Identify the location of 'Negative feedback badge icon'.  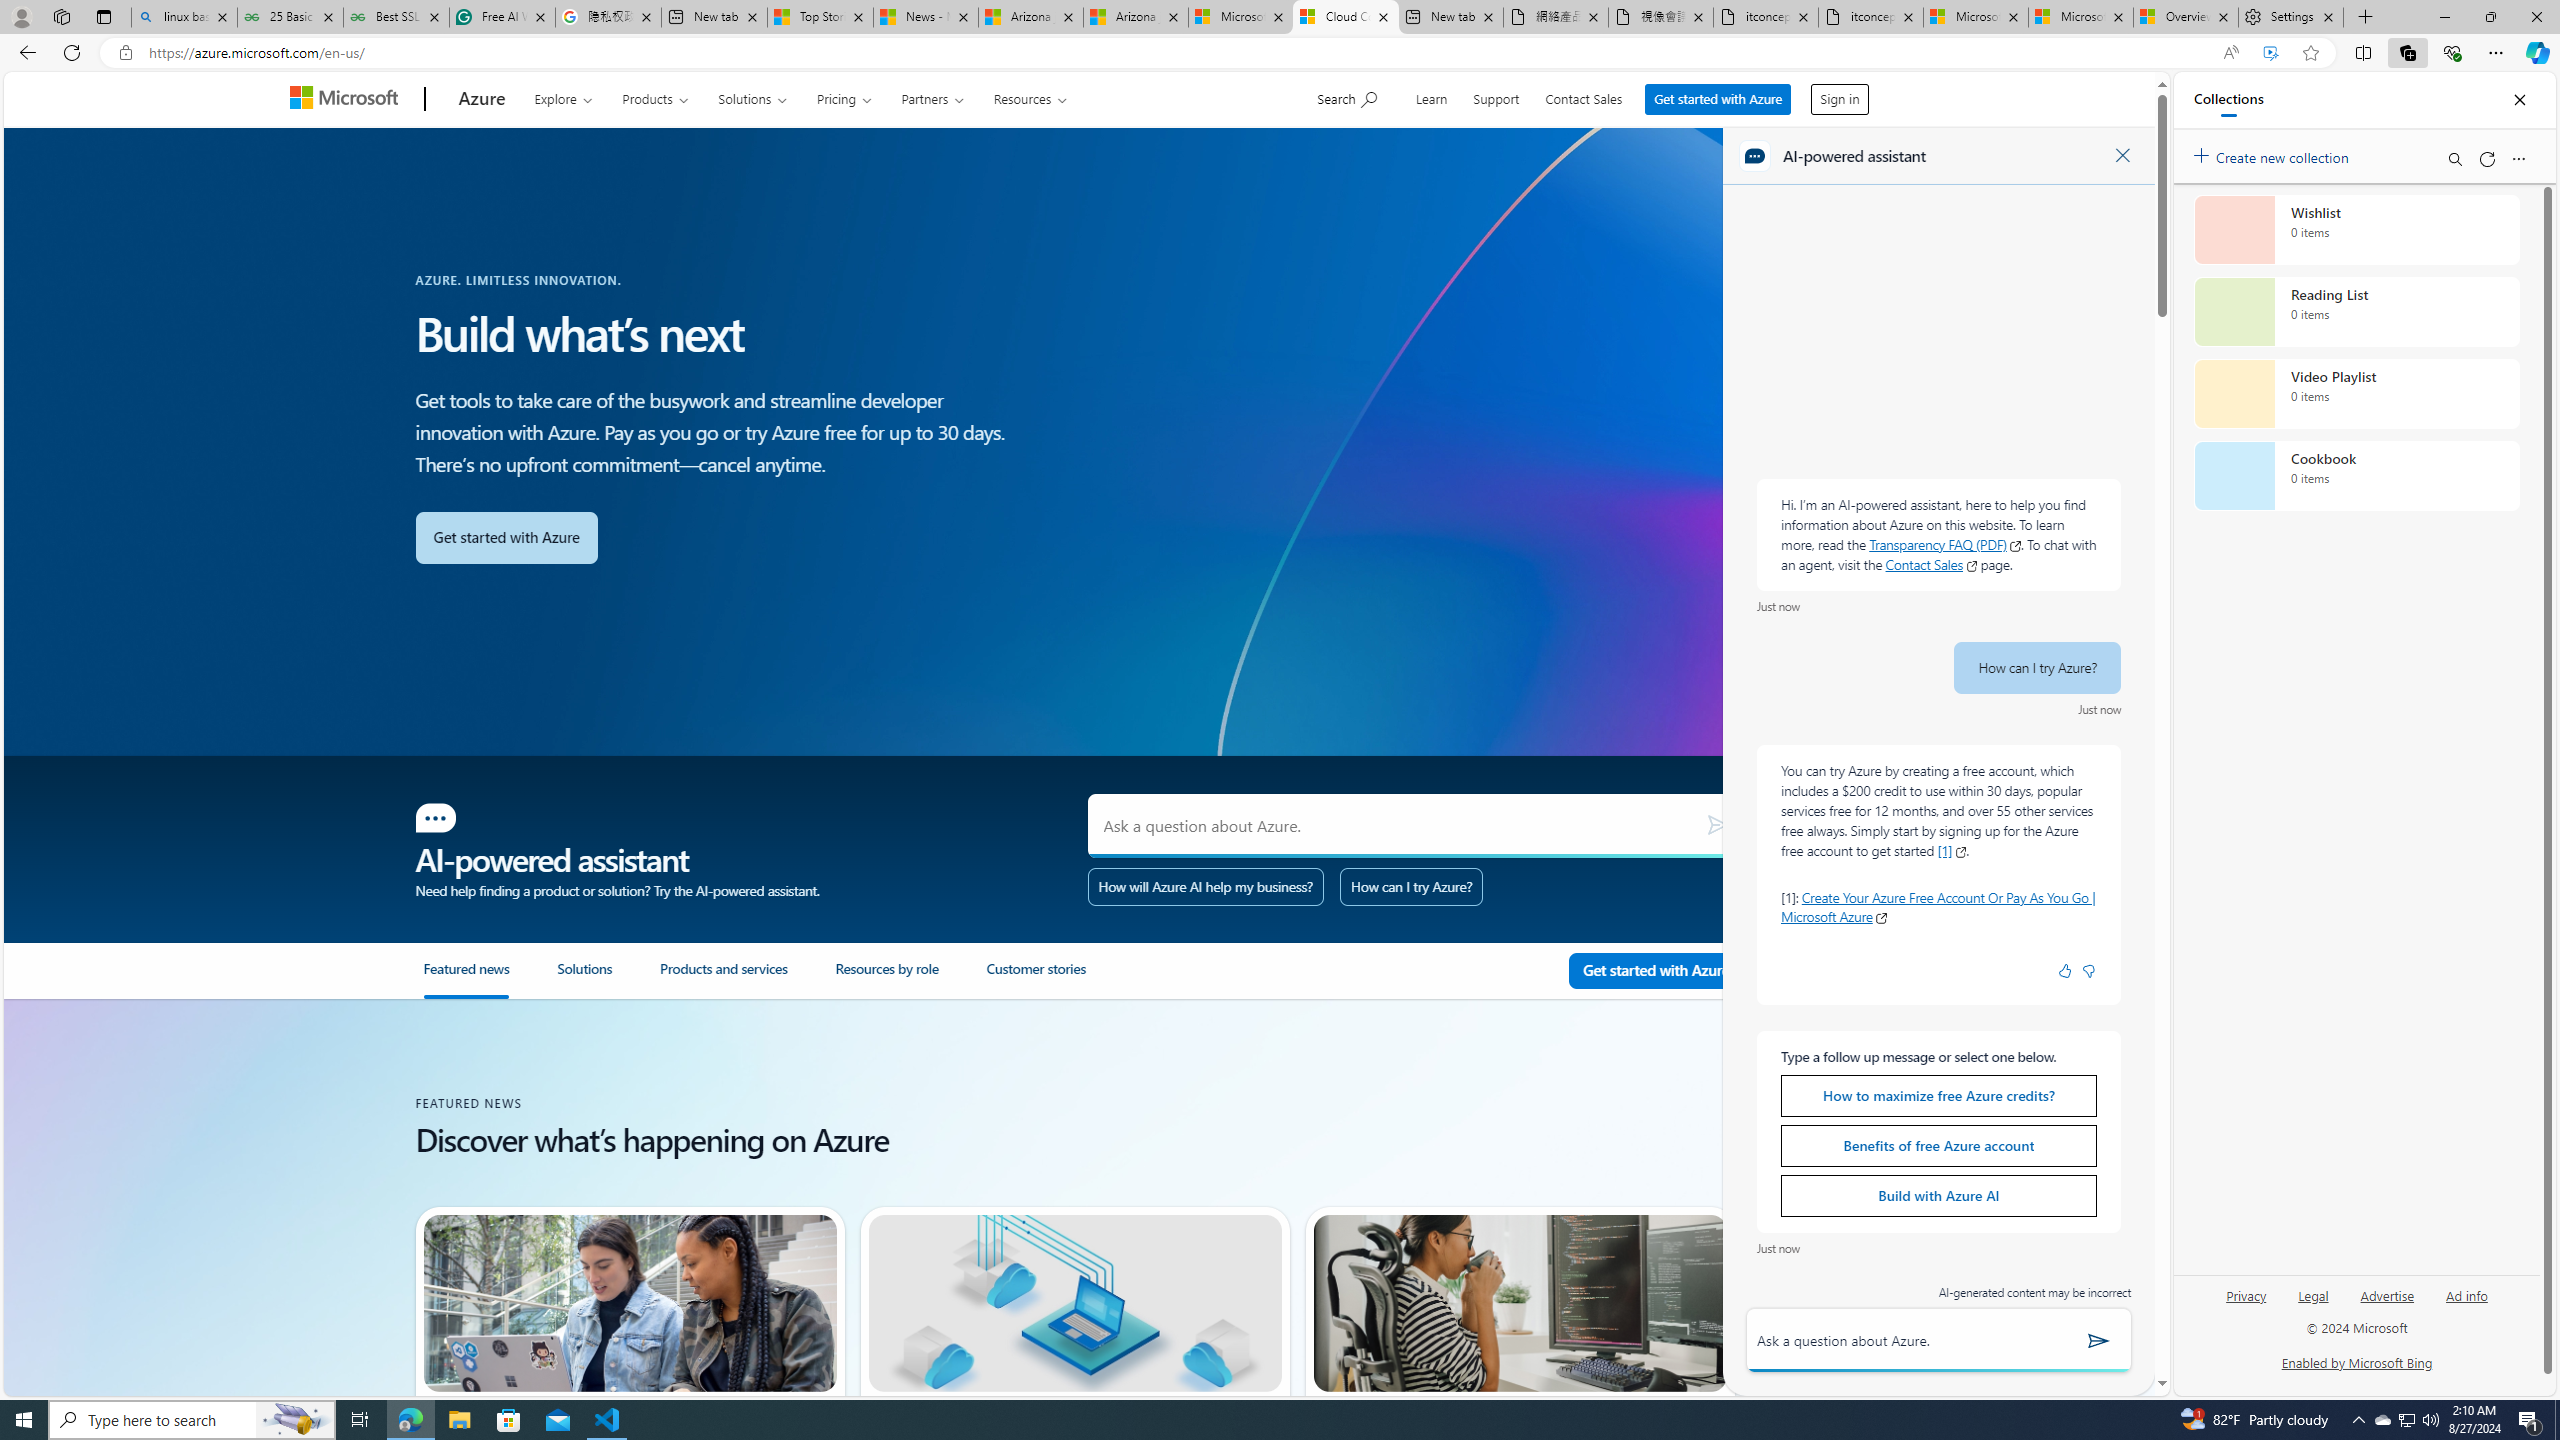
(2087, 970).